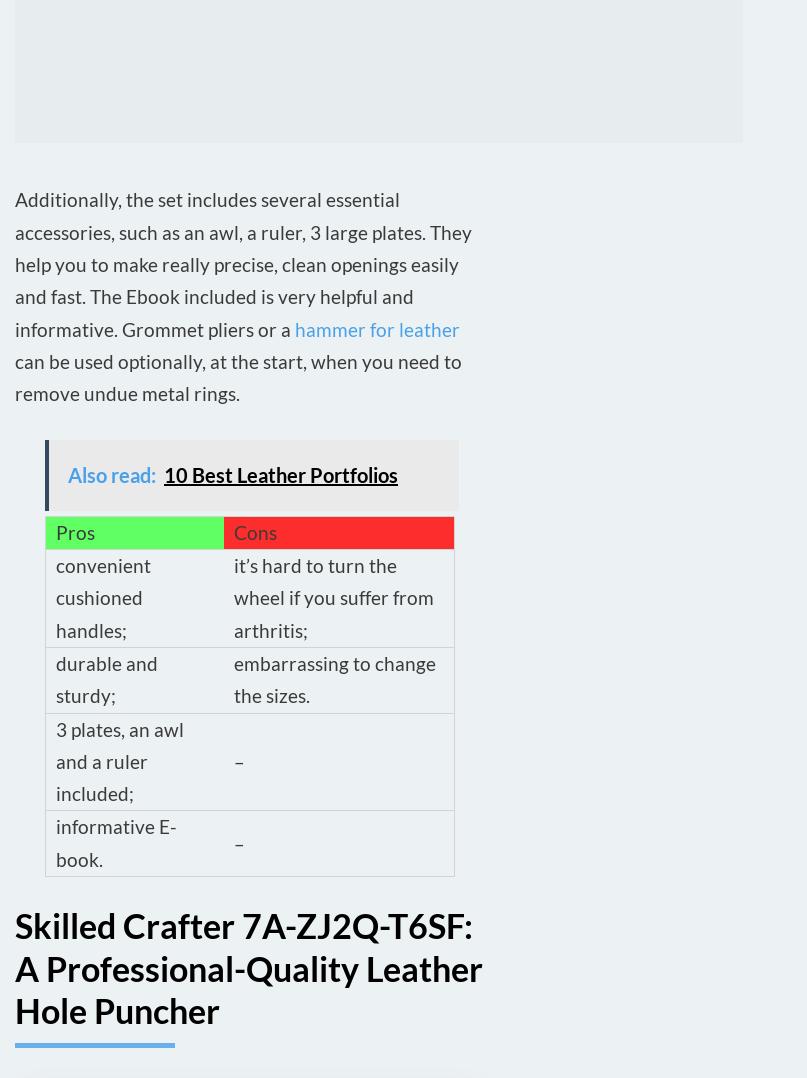 This screenshot has height=1078, width=807. Describe the element at coordinates (56, 531) in the screenshot. I see `'Pros'` at that location.